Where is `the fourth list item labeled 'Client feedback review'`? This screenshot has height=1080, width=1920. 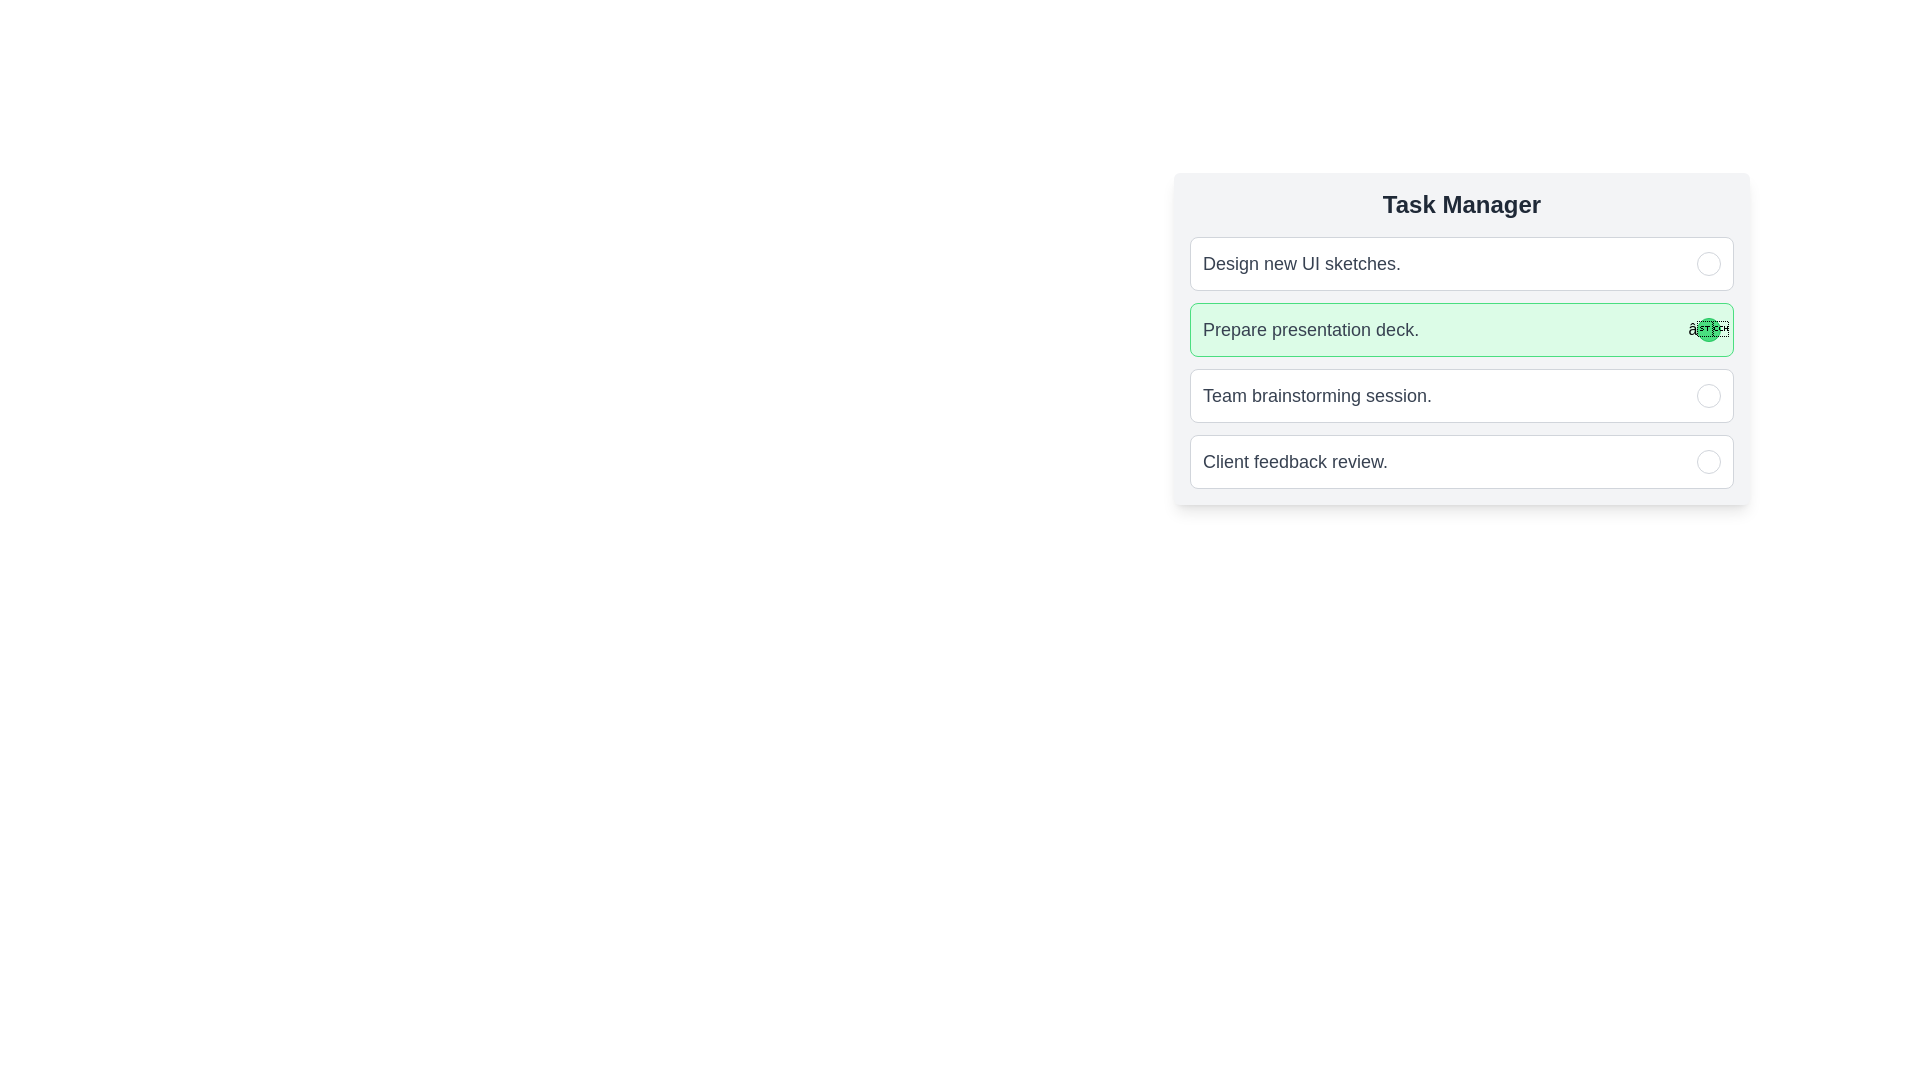
the fourth list item labeled 'Client feedback review' is located at coordinates (1462, 462).